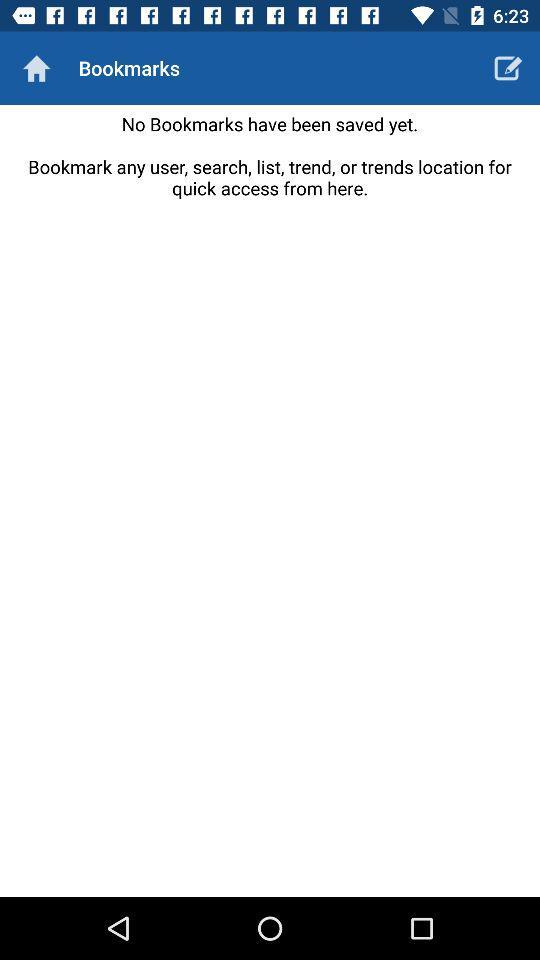 This screenshot has width=540, height=960. Describe the element at coordinates (508, 68) in the screenshot. I see `icon above no bookmarks have icon` at that location.